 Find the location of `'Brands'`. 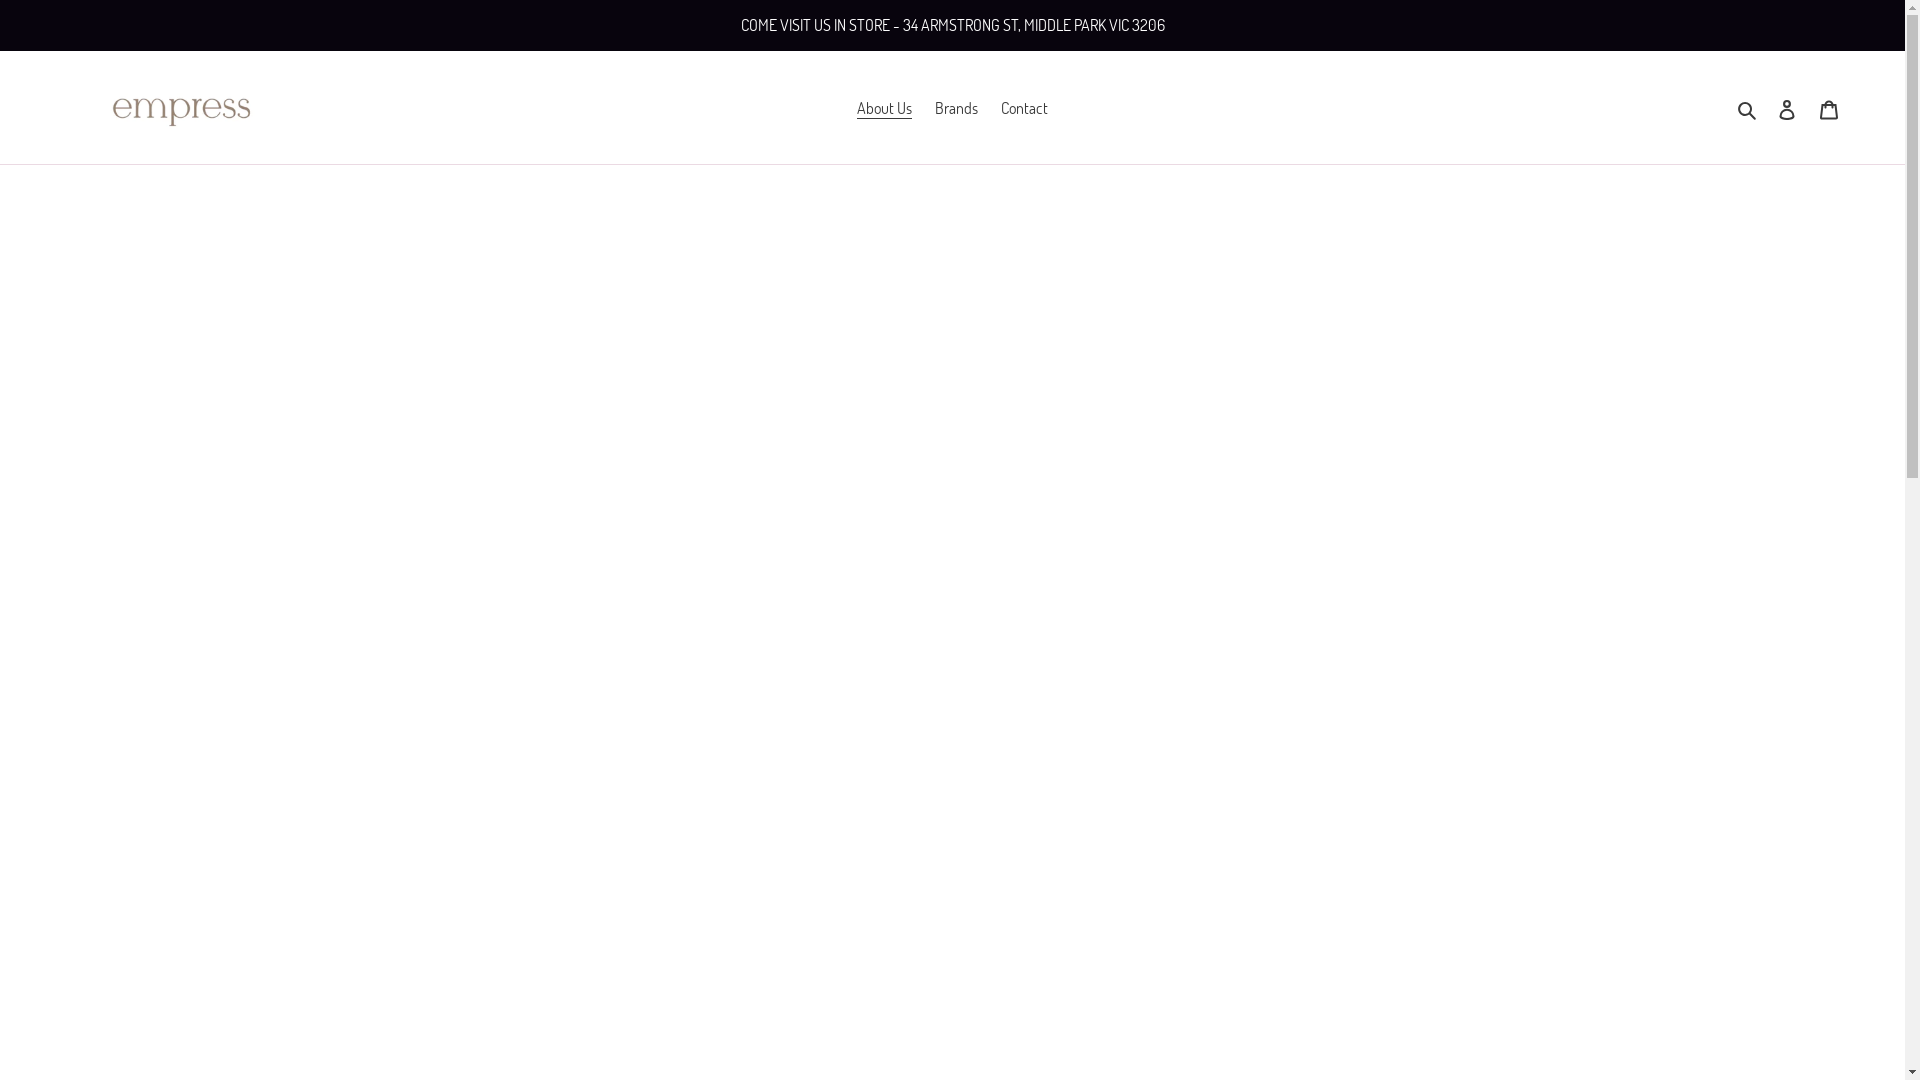

'Brands' is located at coordinates (955, 108).